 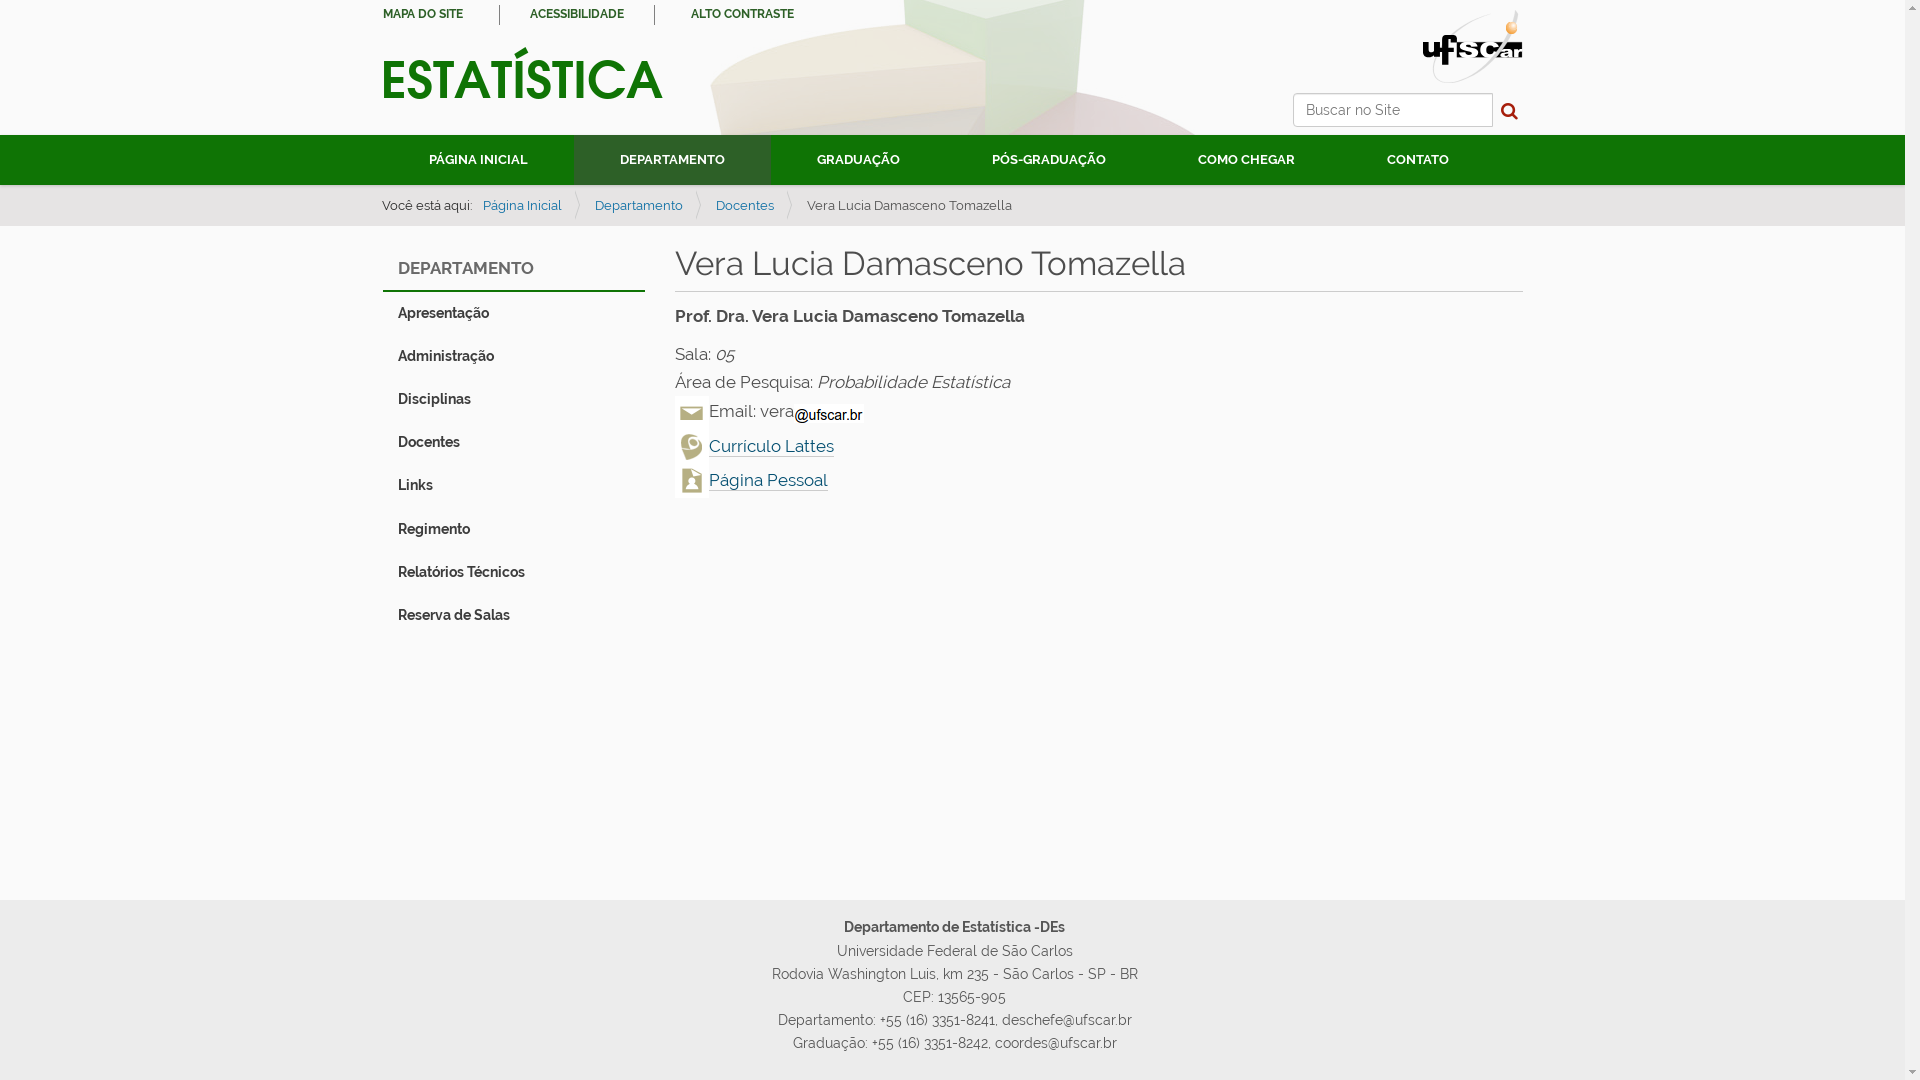 What do you see at coordinates (691, 411) in the screenshot?
I see `'Email'` at bounding box center [691, 411].